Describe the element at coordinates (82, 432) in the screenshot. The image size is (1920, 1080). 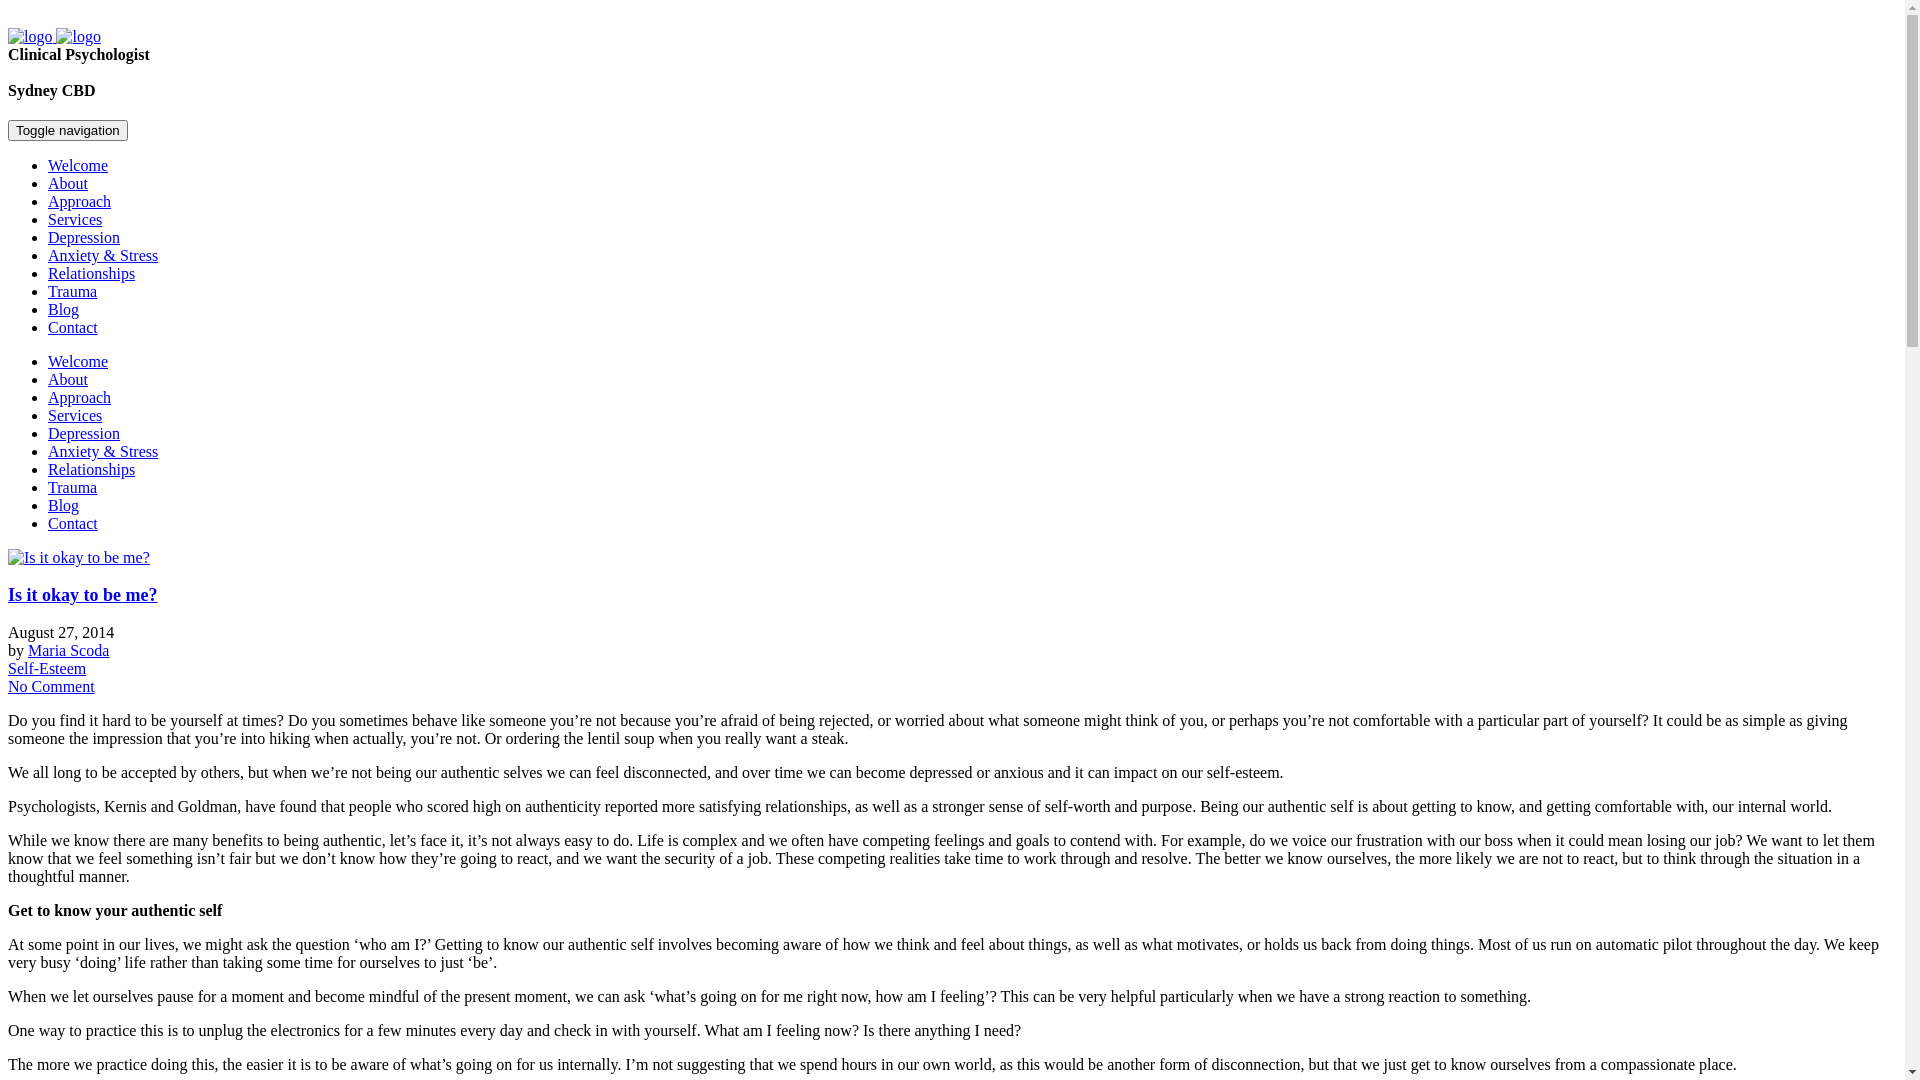
I see `'Depression'` at that location.